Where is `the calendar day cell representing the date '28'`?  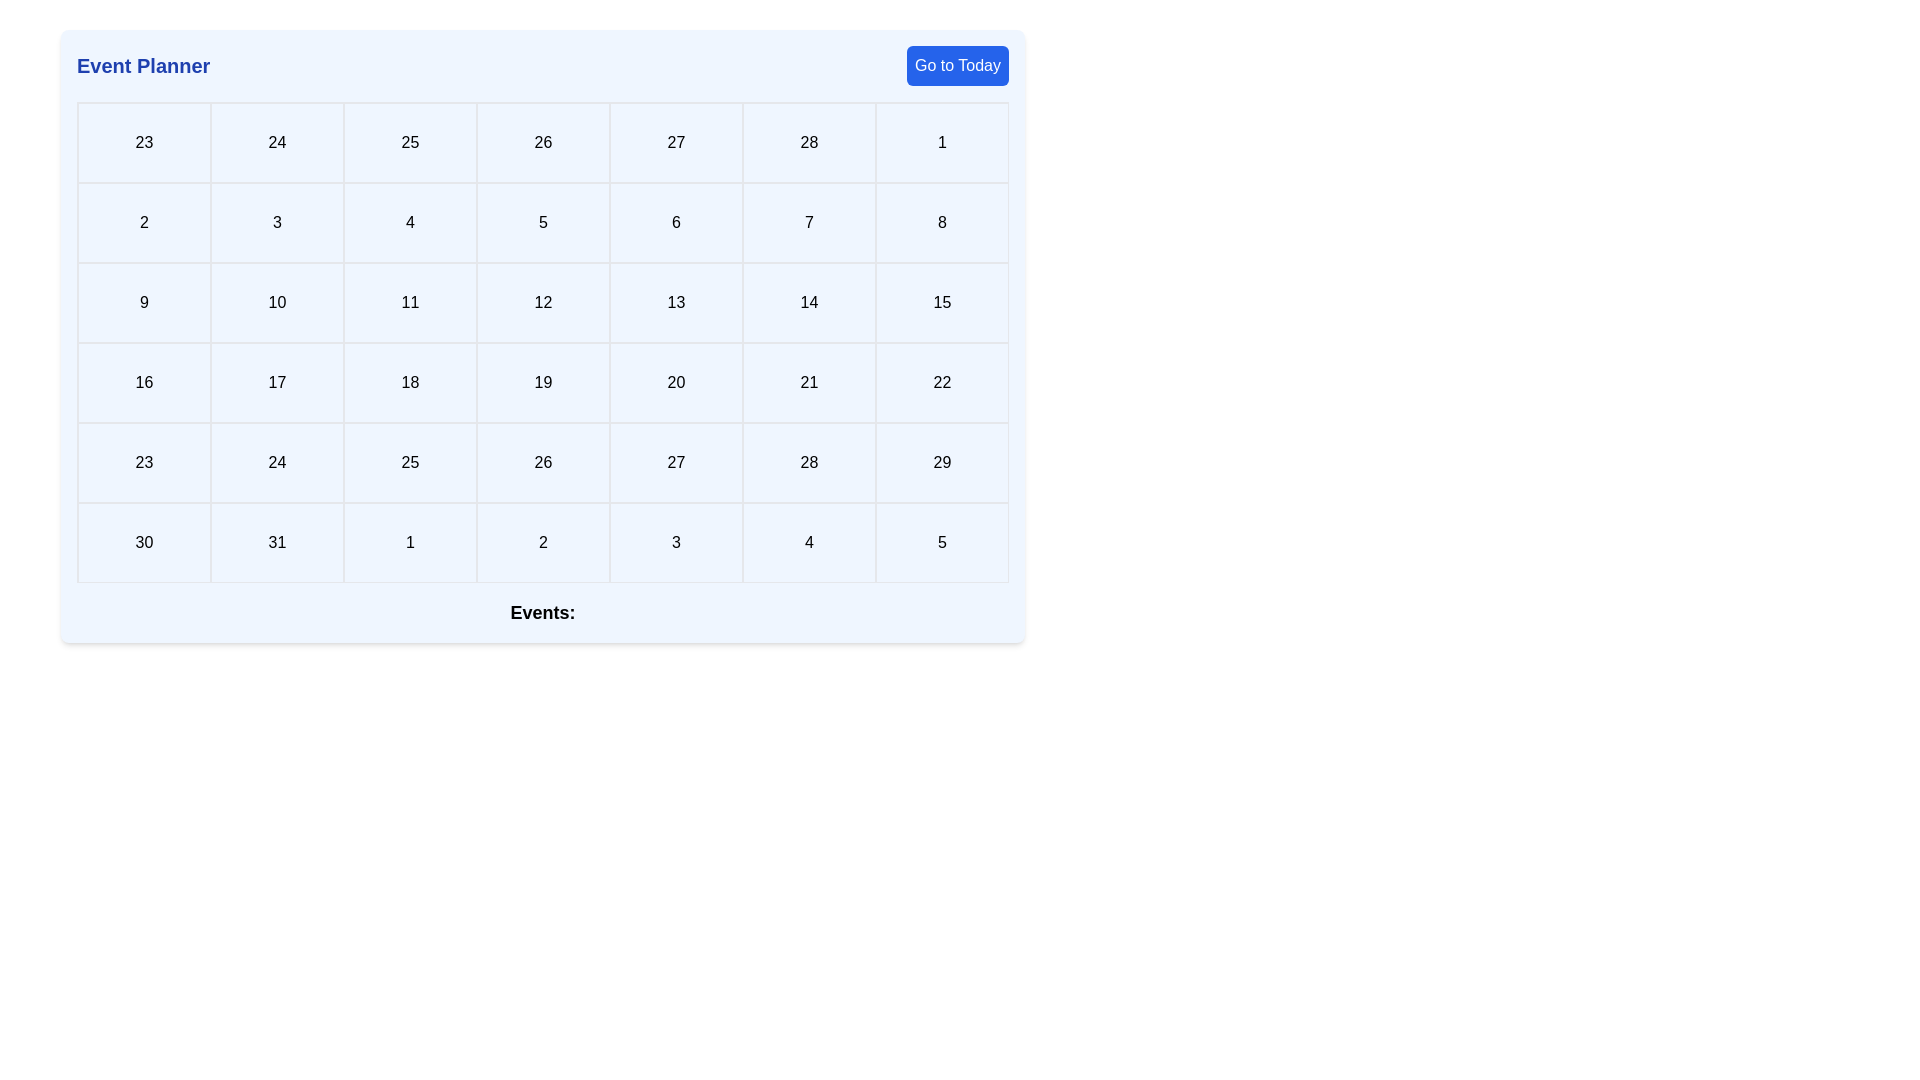
the calendar day cell representing the date '28' is located at coordinates (809, 462).